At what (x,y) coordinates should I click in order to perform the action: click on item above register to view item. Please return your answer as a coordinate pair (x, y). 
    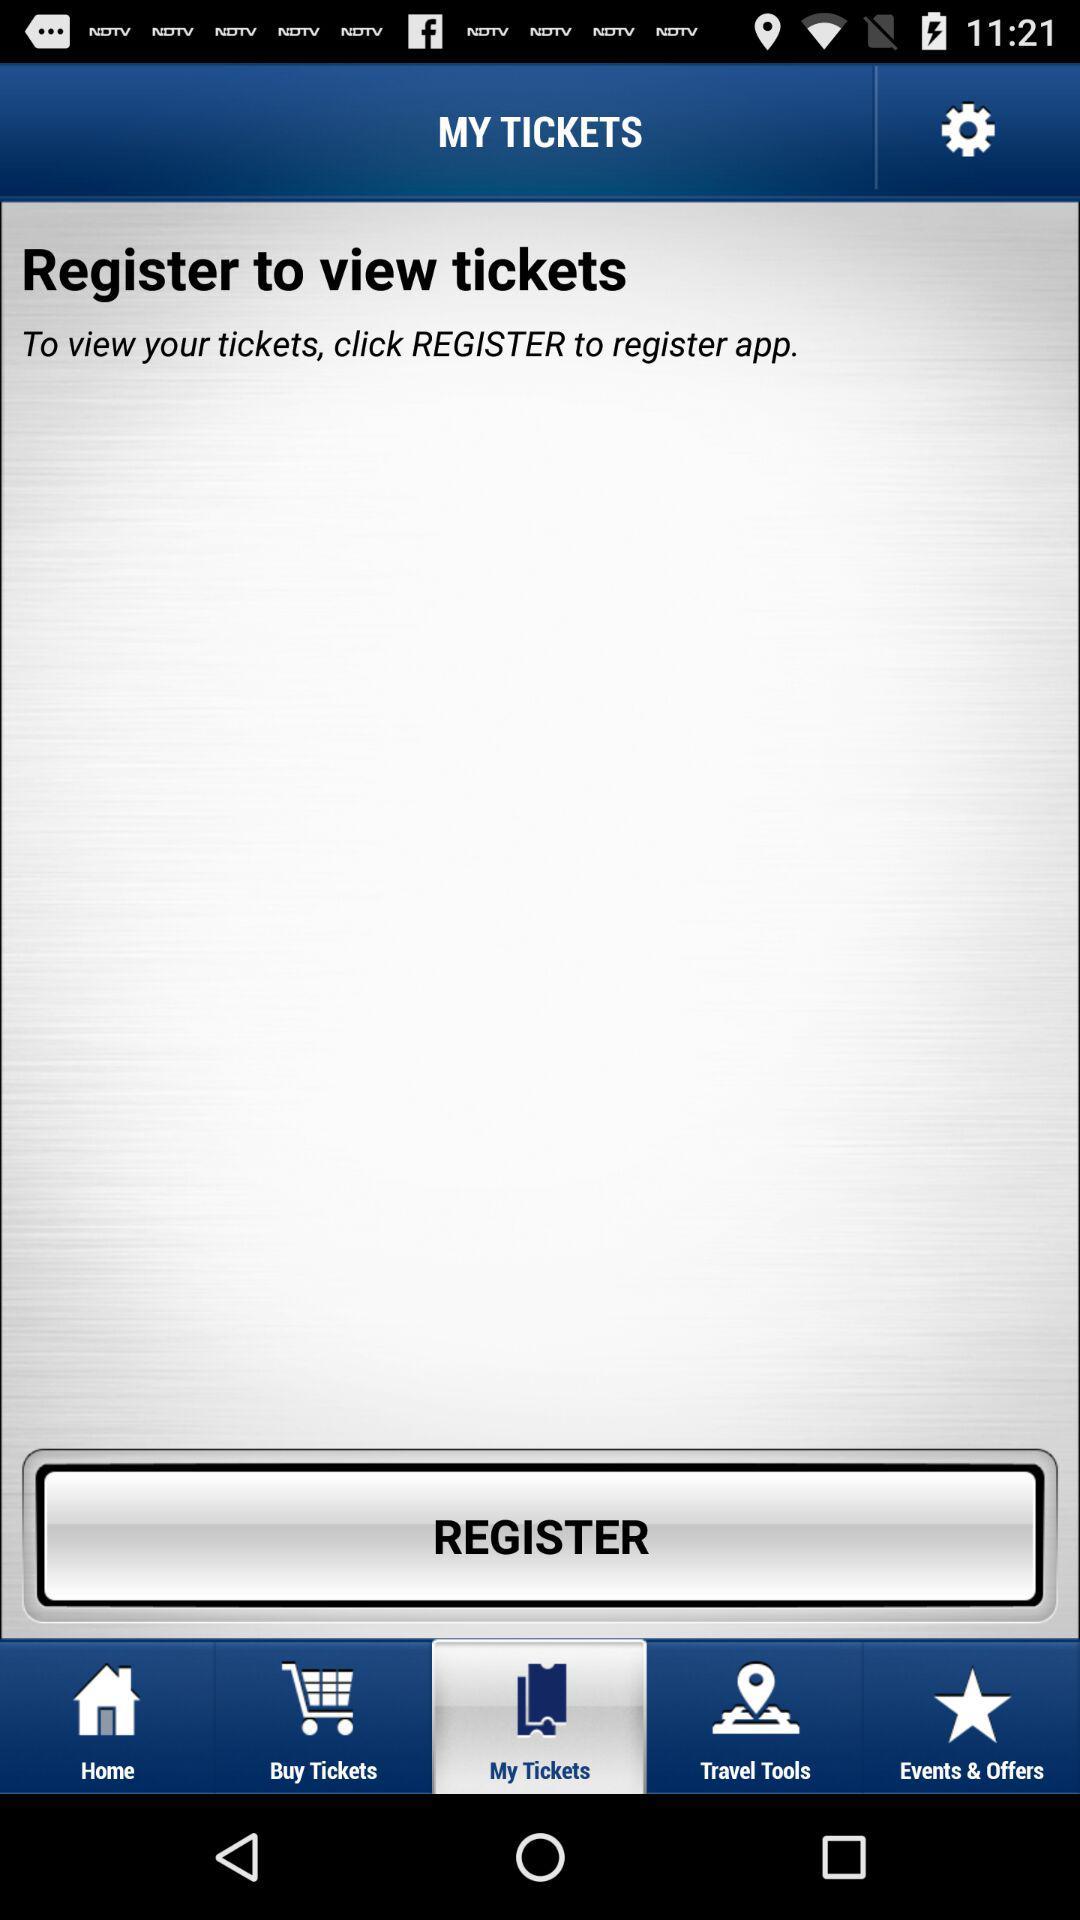
    Looking at the image, I should click on (964, 129).